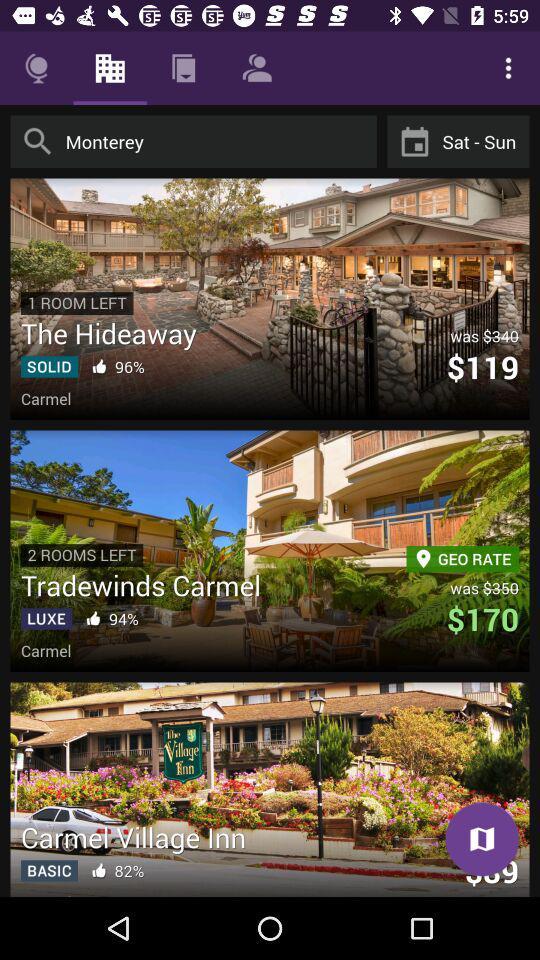 The image size is (540, 960). What do you see at coordinates (481, 839) in the screenshot?
I see `the book icon` at bounding box center [481, 839].